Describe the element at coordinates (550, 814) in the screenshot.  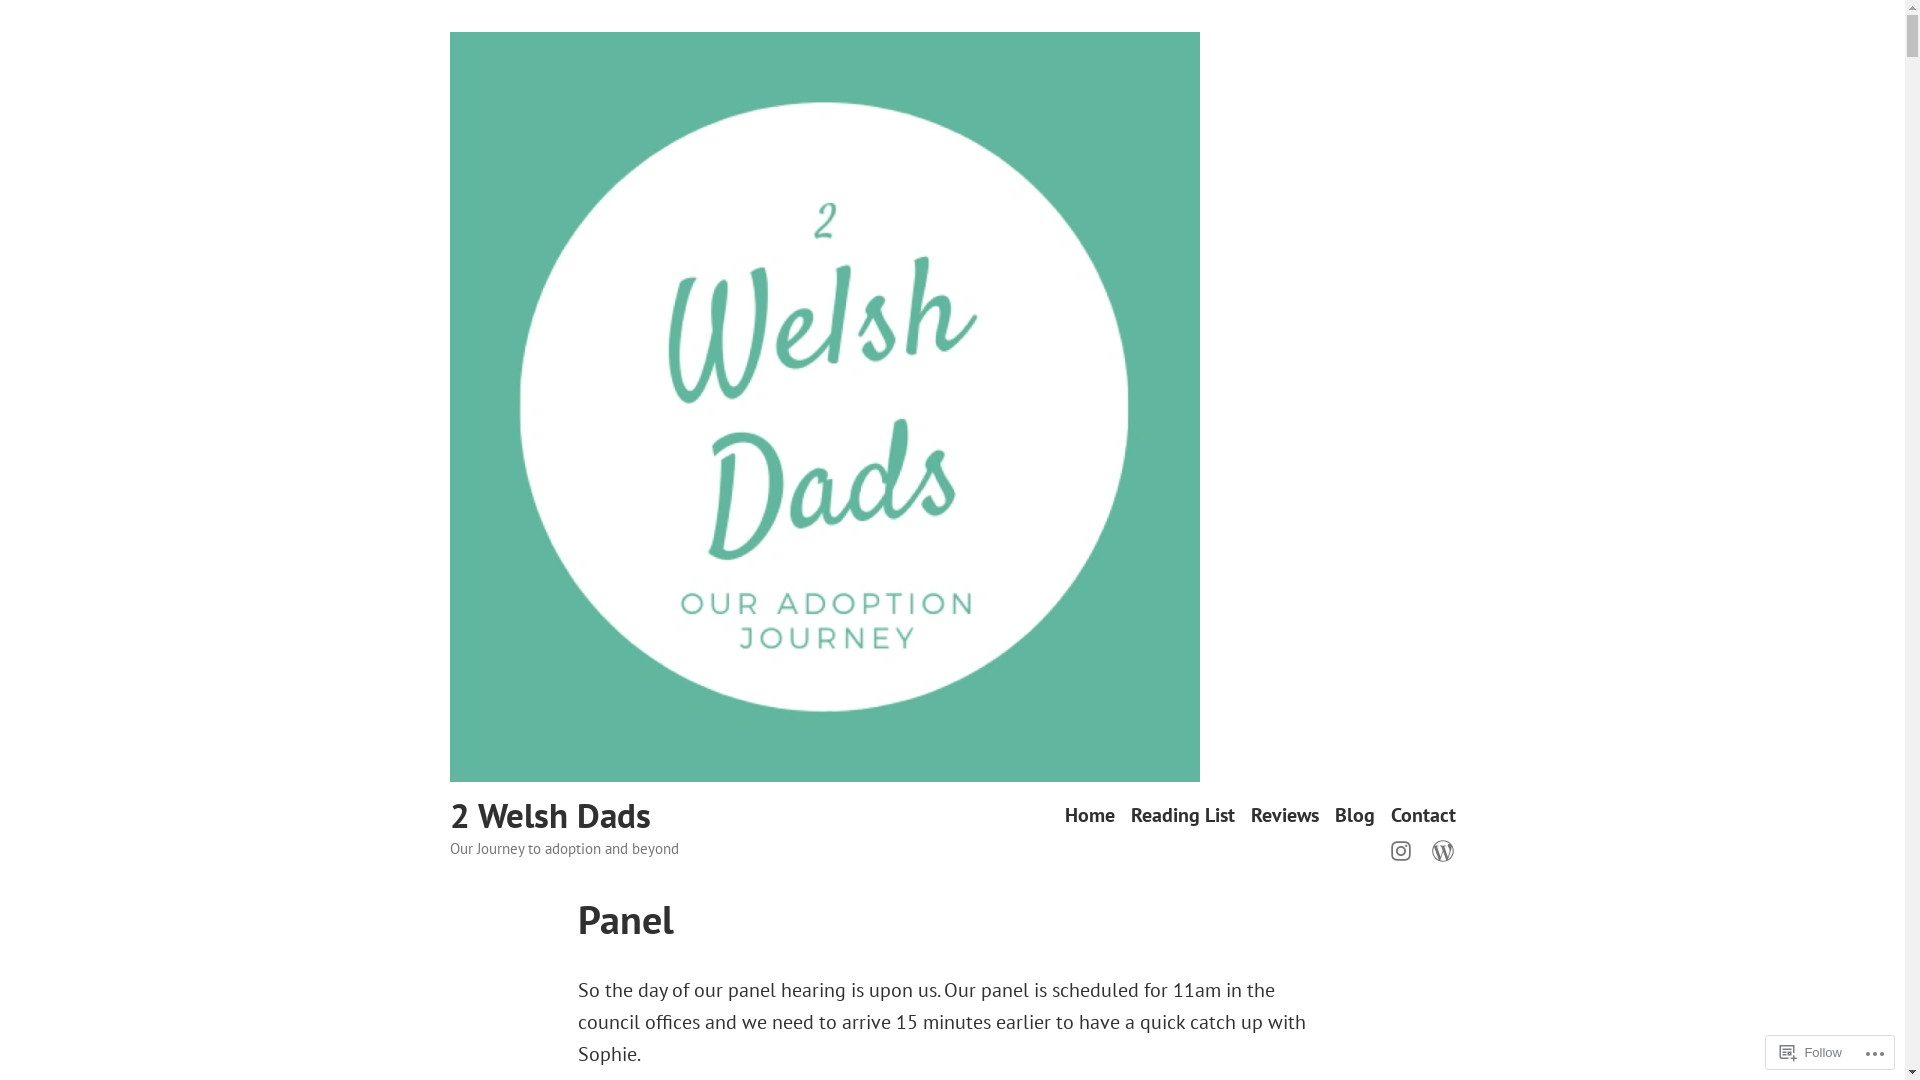
I see `'2 Welsh Dads'` at that location.